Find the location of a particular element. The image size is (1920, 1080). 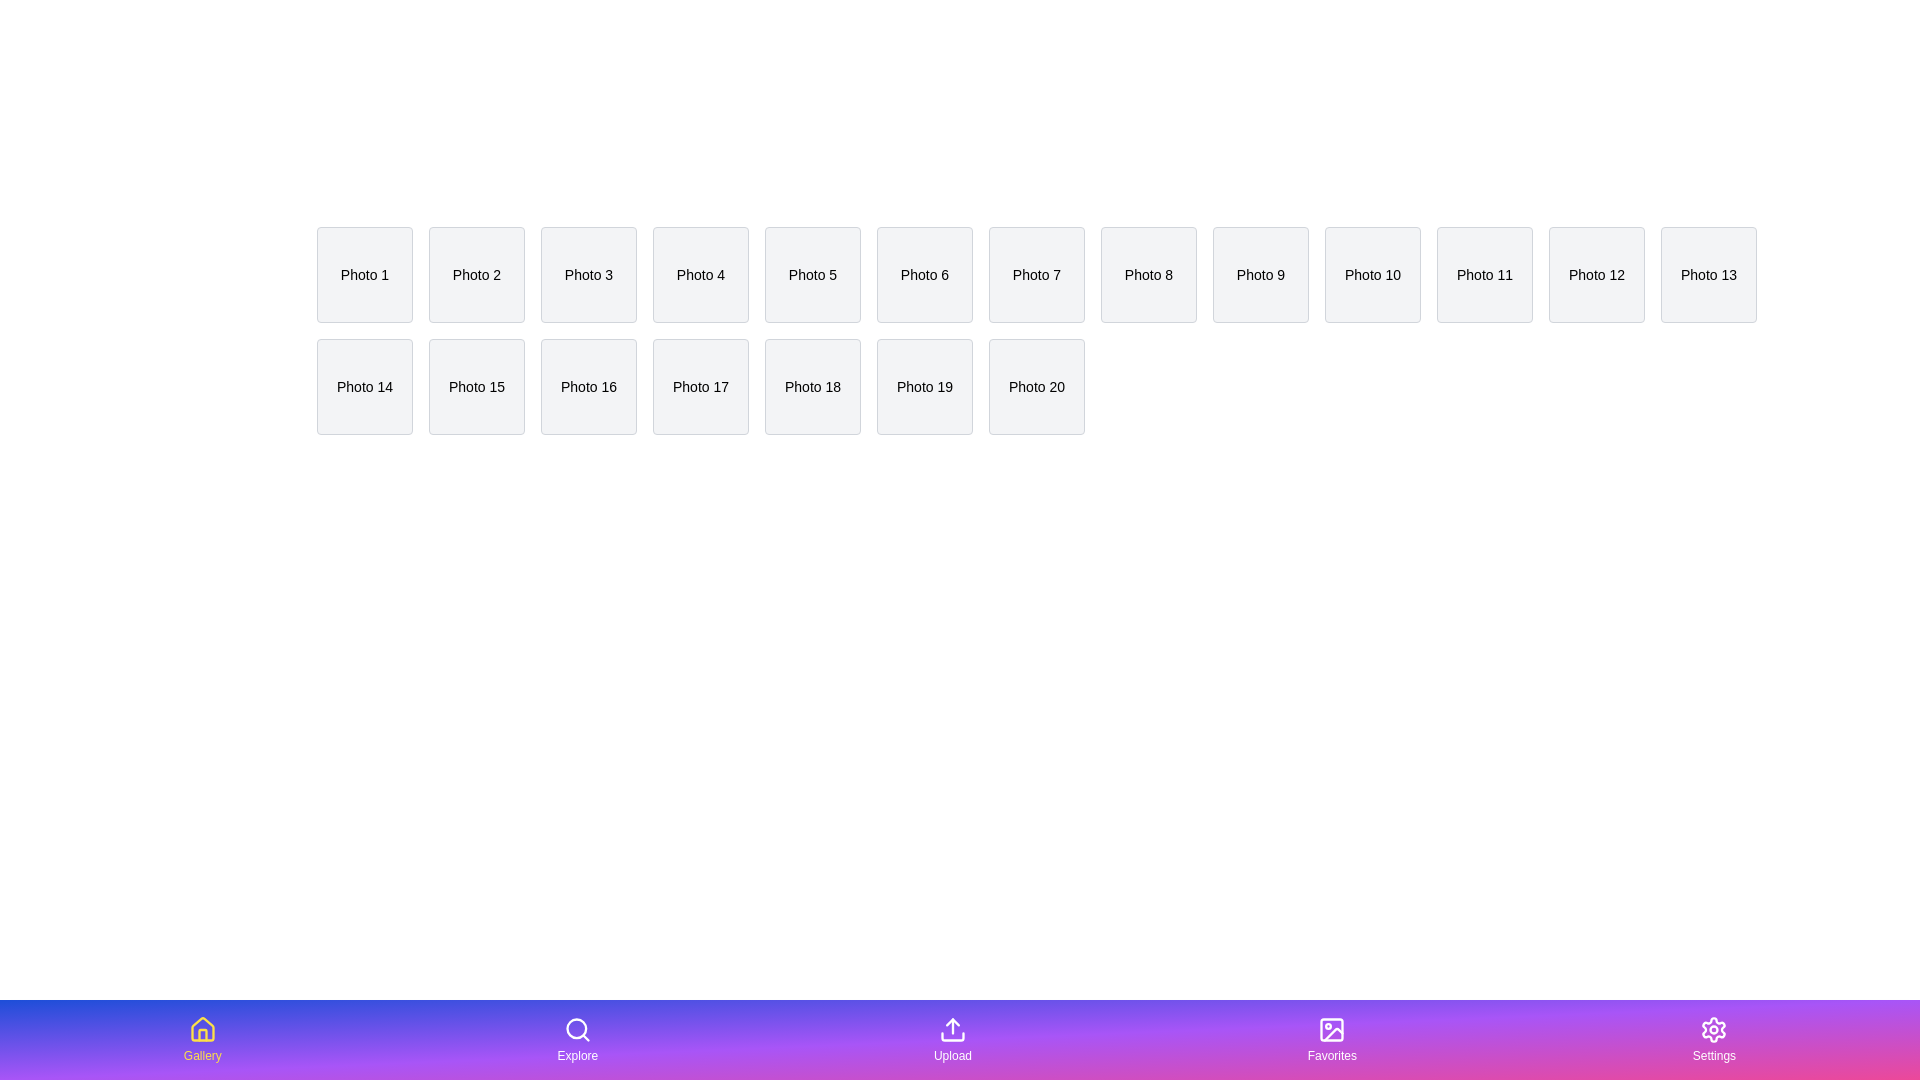

the tab labeled Favorites in the bottom navigation bar is located at coordinates (1331, 1039).